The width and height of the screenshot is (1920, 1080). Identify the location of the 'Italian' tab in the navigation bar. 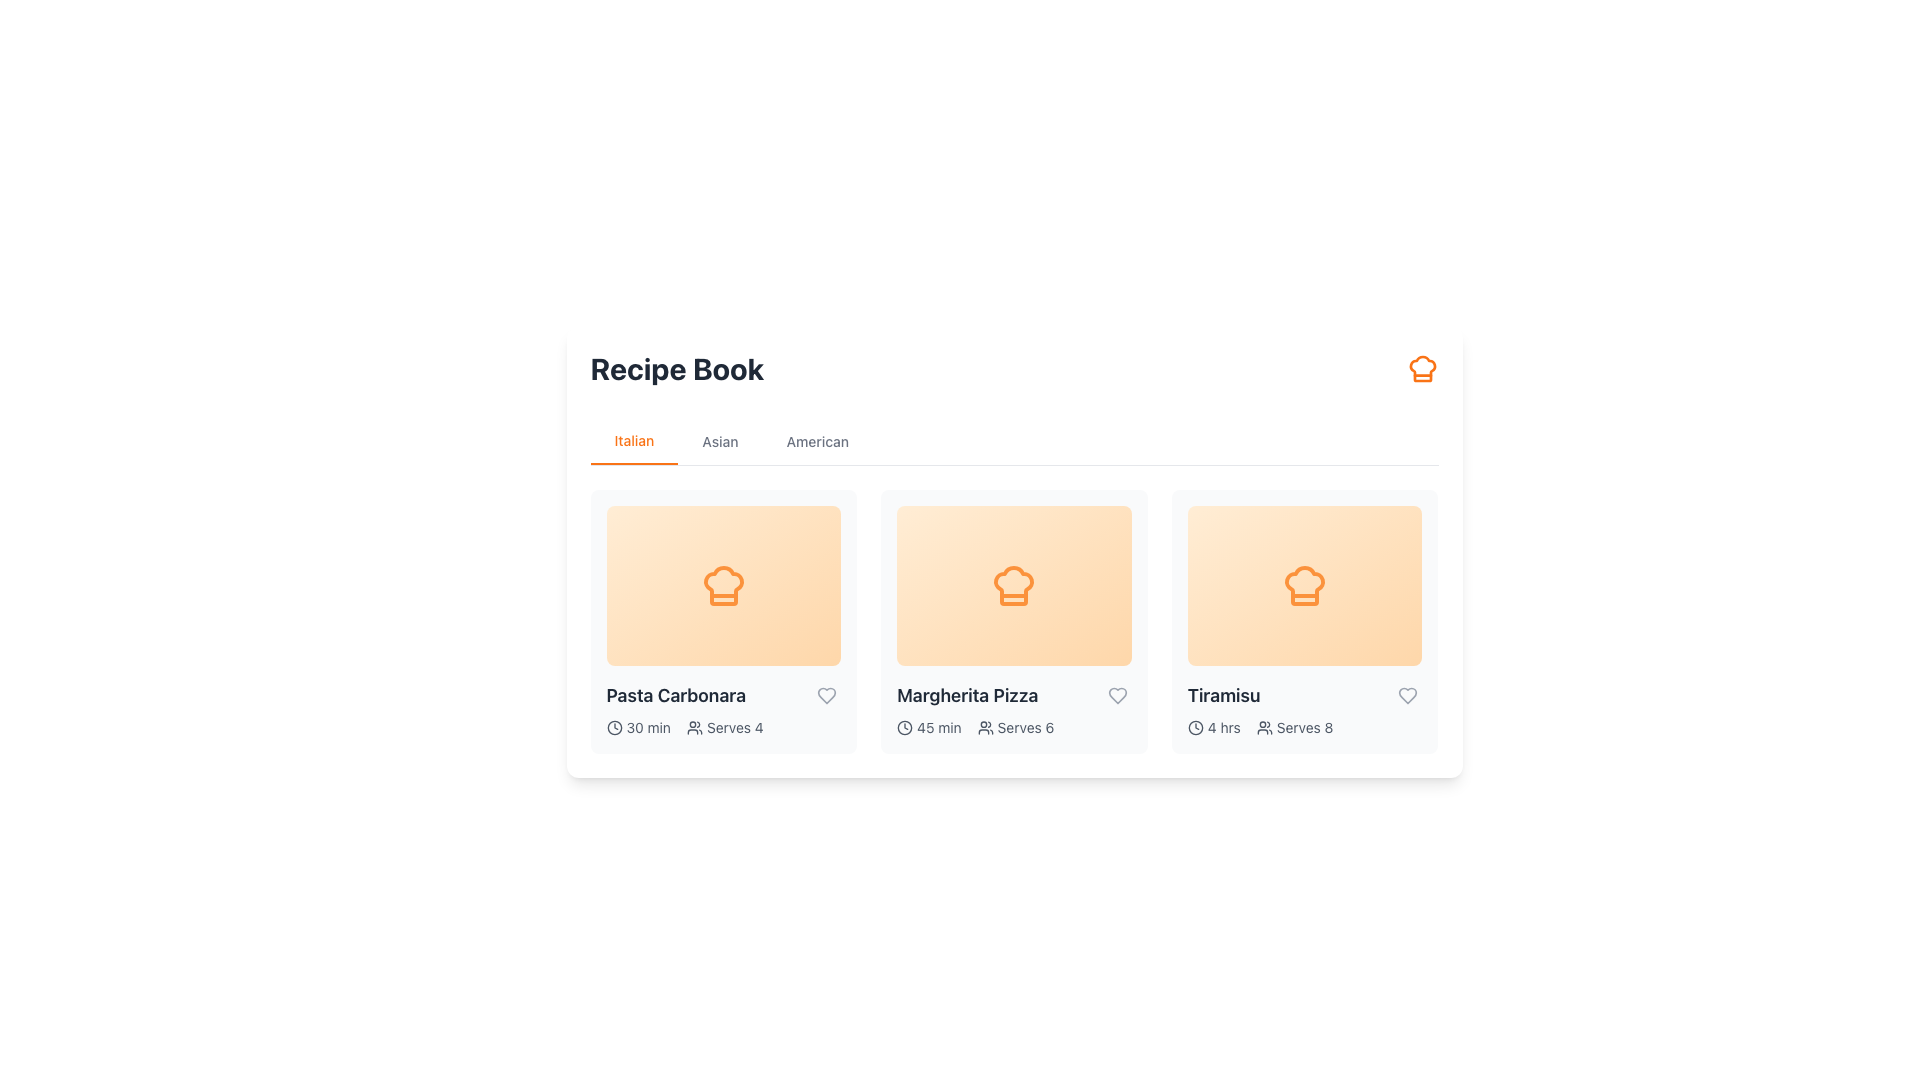
(633, 441).